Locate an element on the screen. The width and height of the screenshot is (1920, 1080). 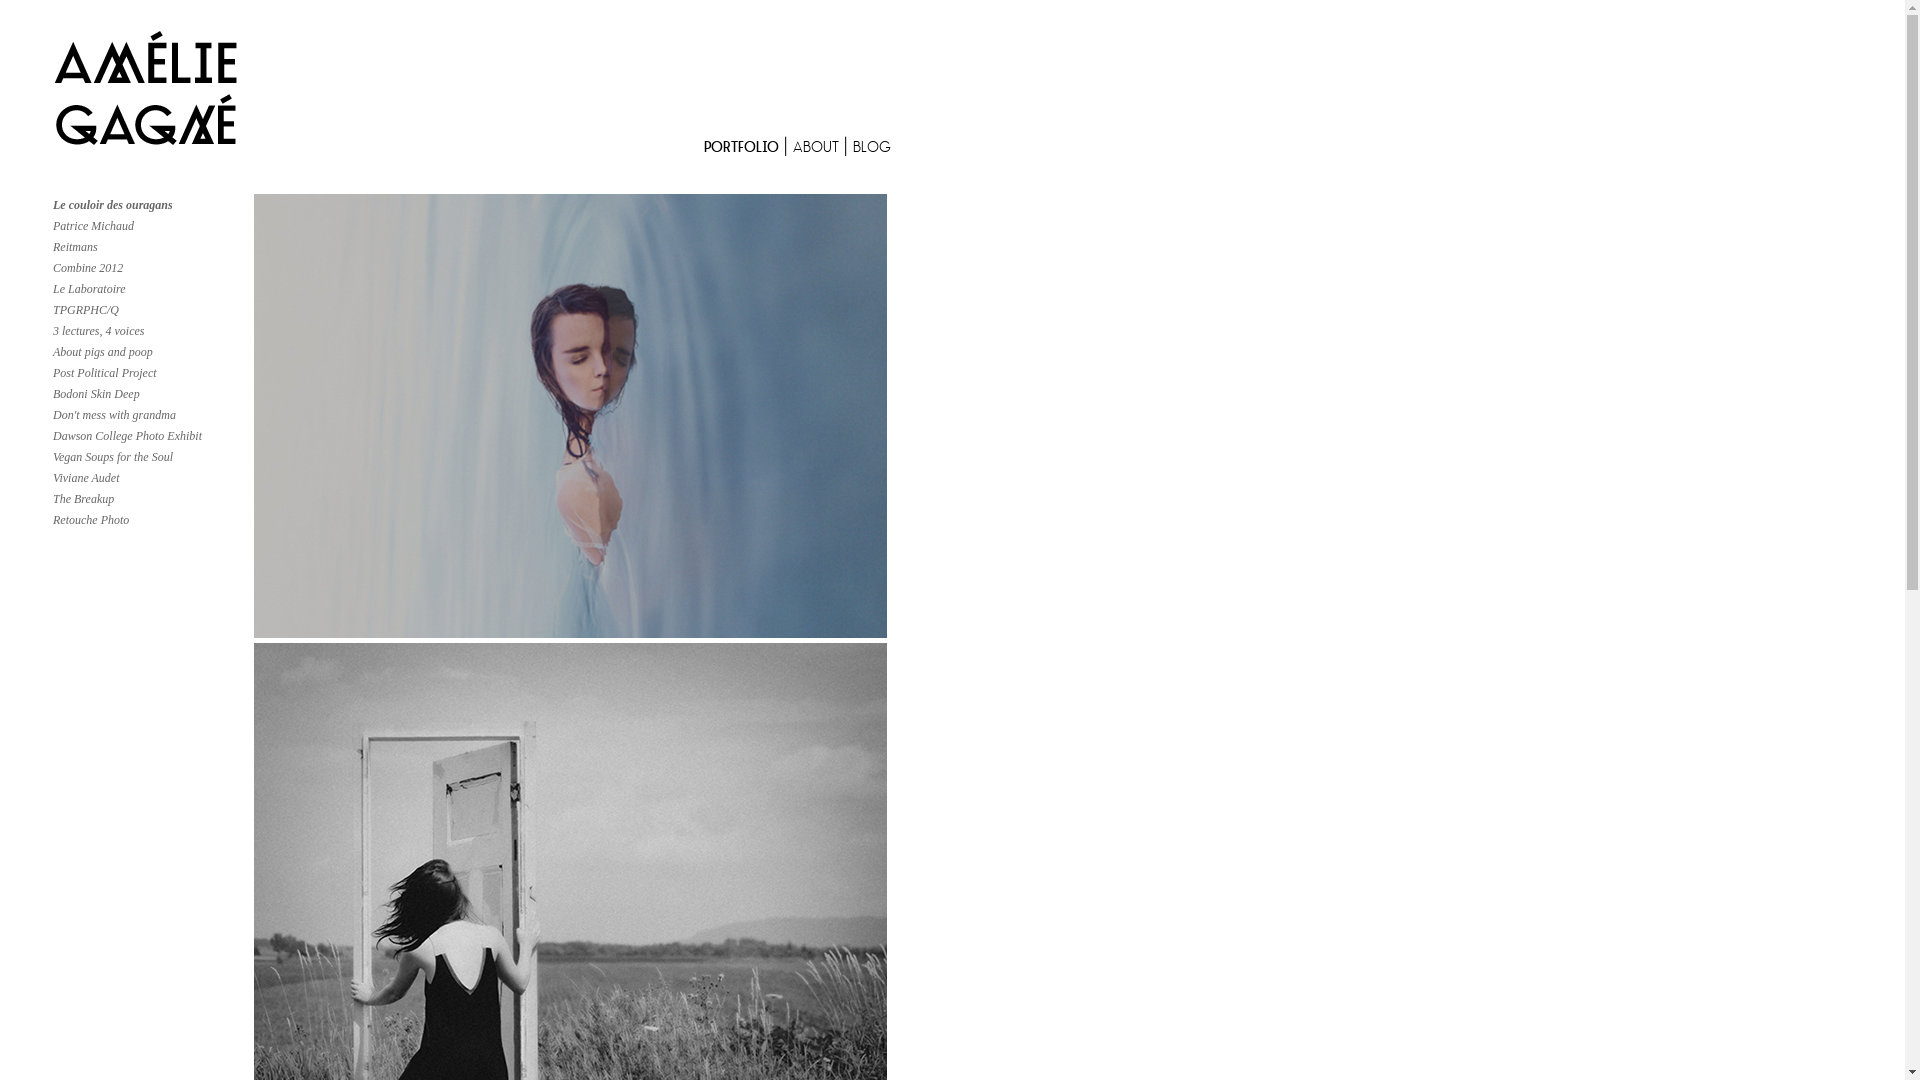
'Reitmans' is located at coordinates (52, 245).